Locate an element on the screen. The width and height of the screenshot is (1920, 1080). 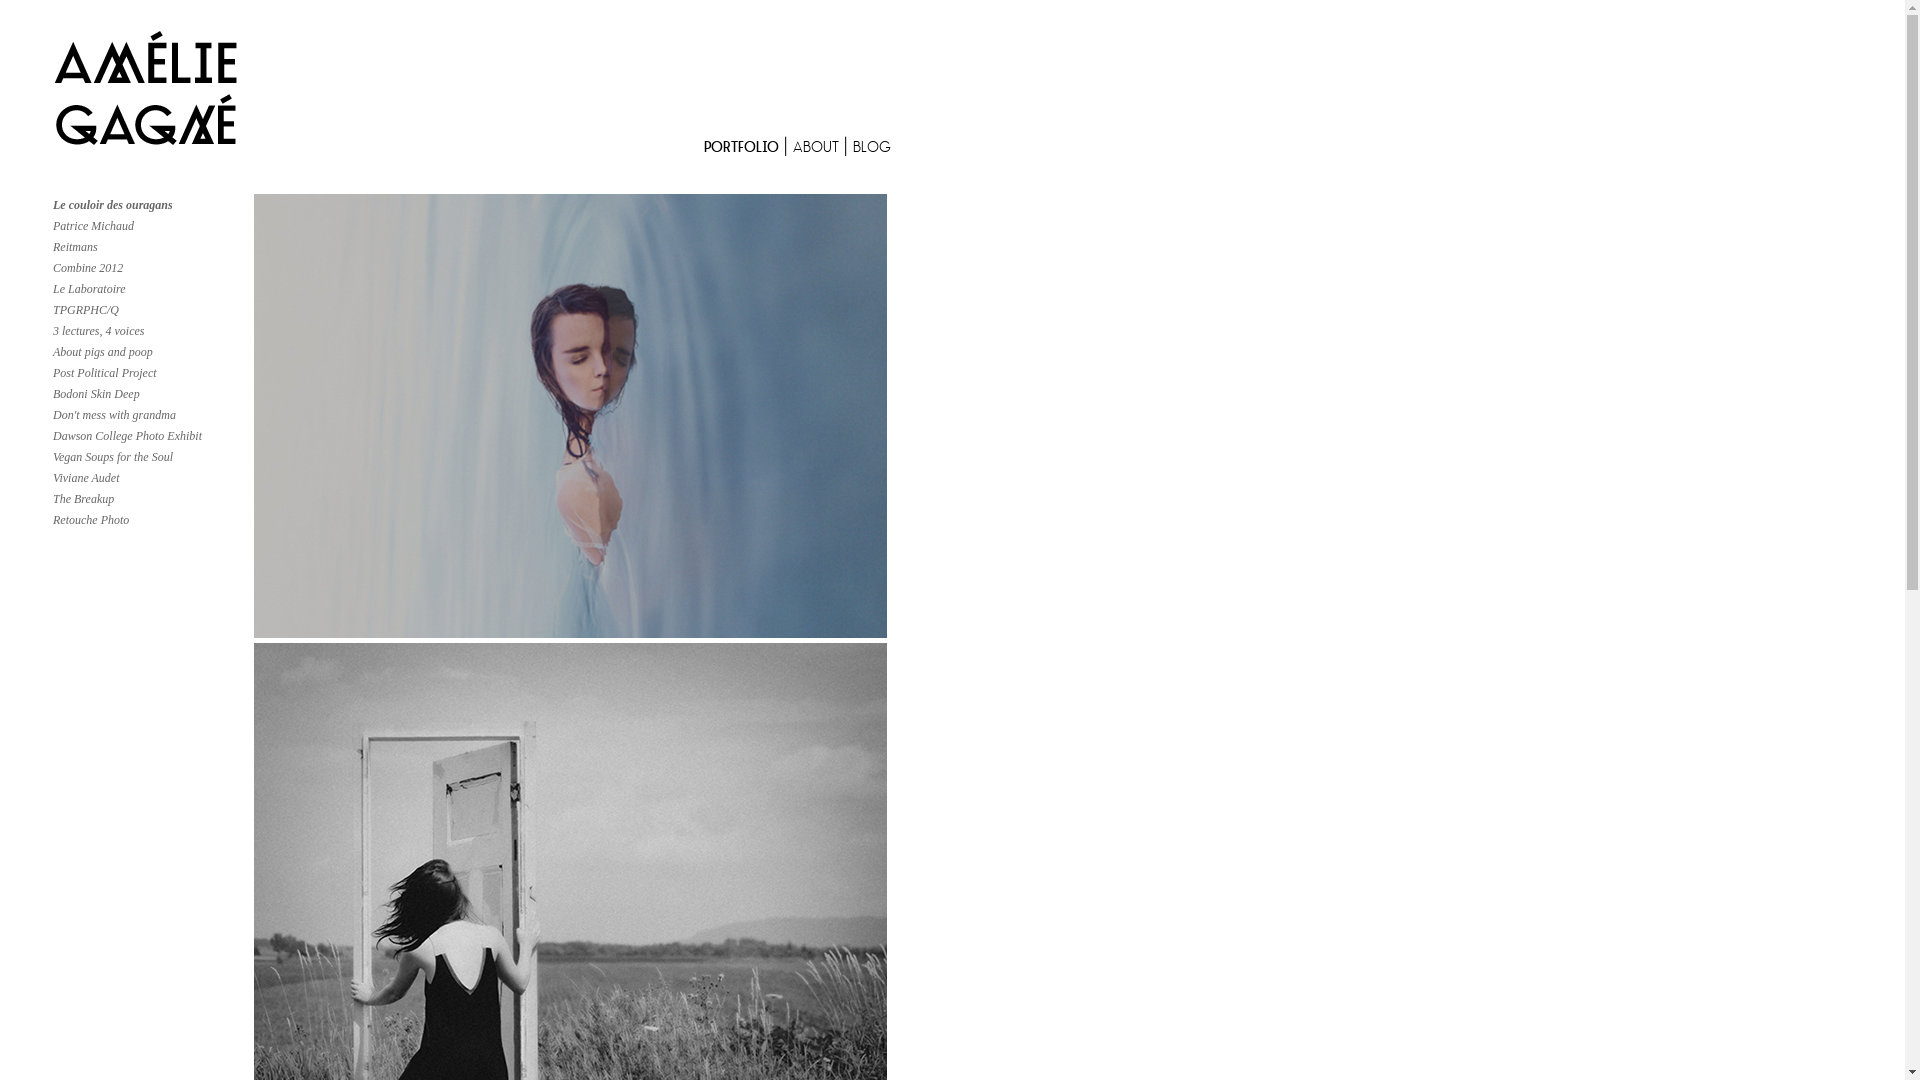
'Reitmans' is located at coordinates (52, 245).